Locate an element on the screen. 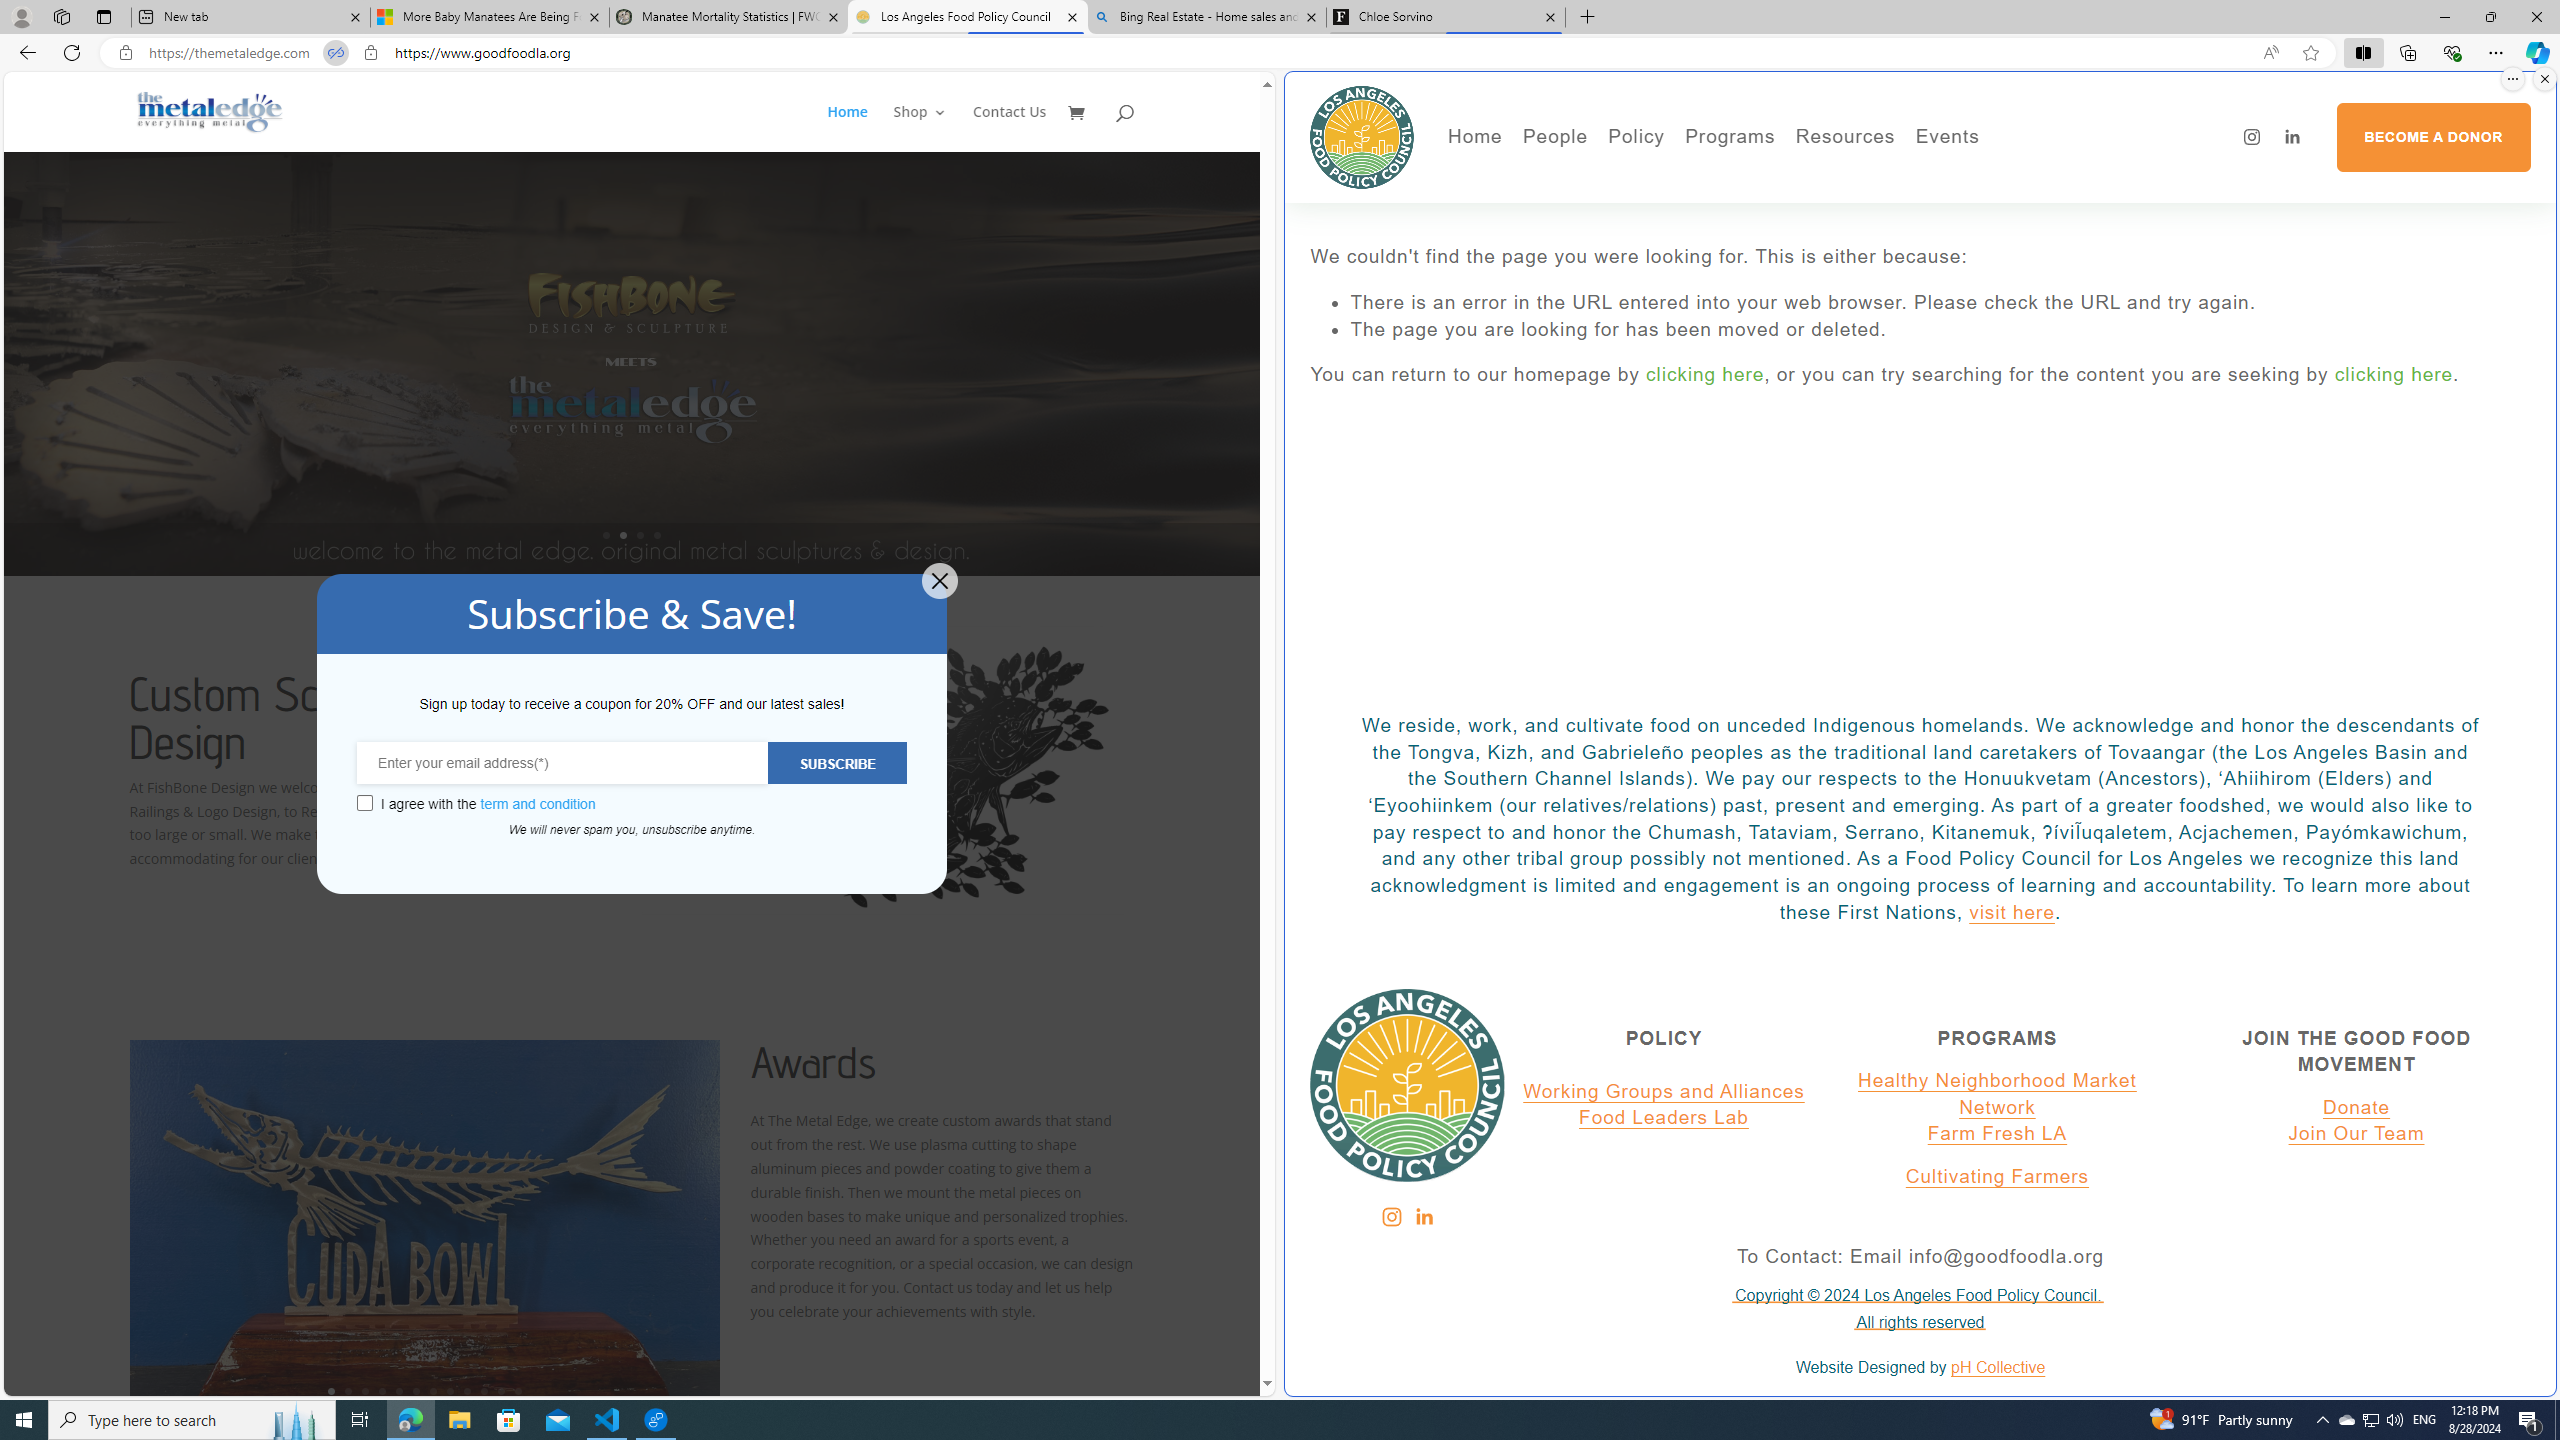 The height and width of the screenshot is (1440, 2560). 'Events' is located at coordinates (2015, 176).